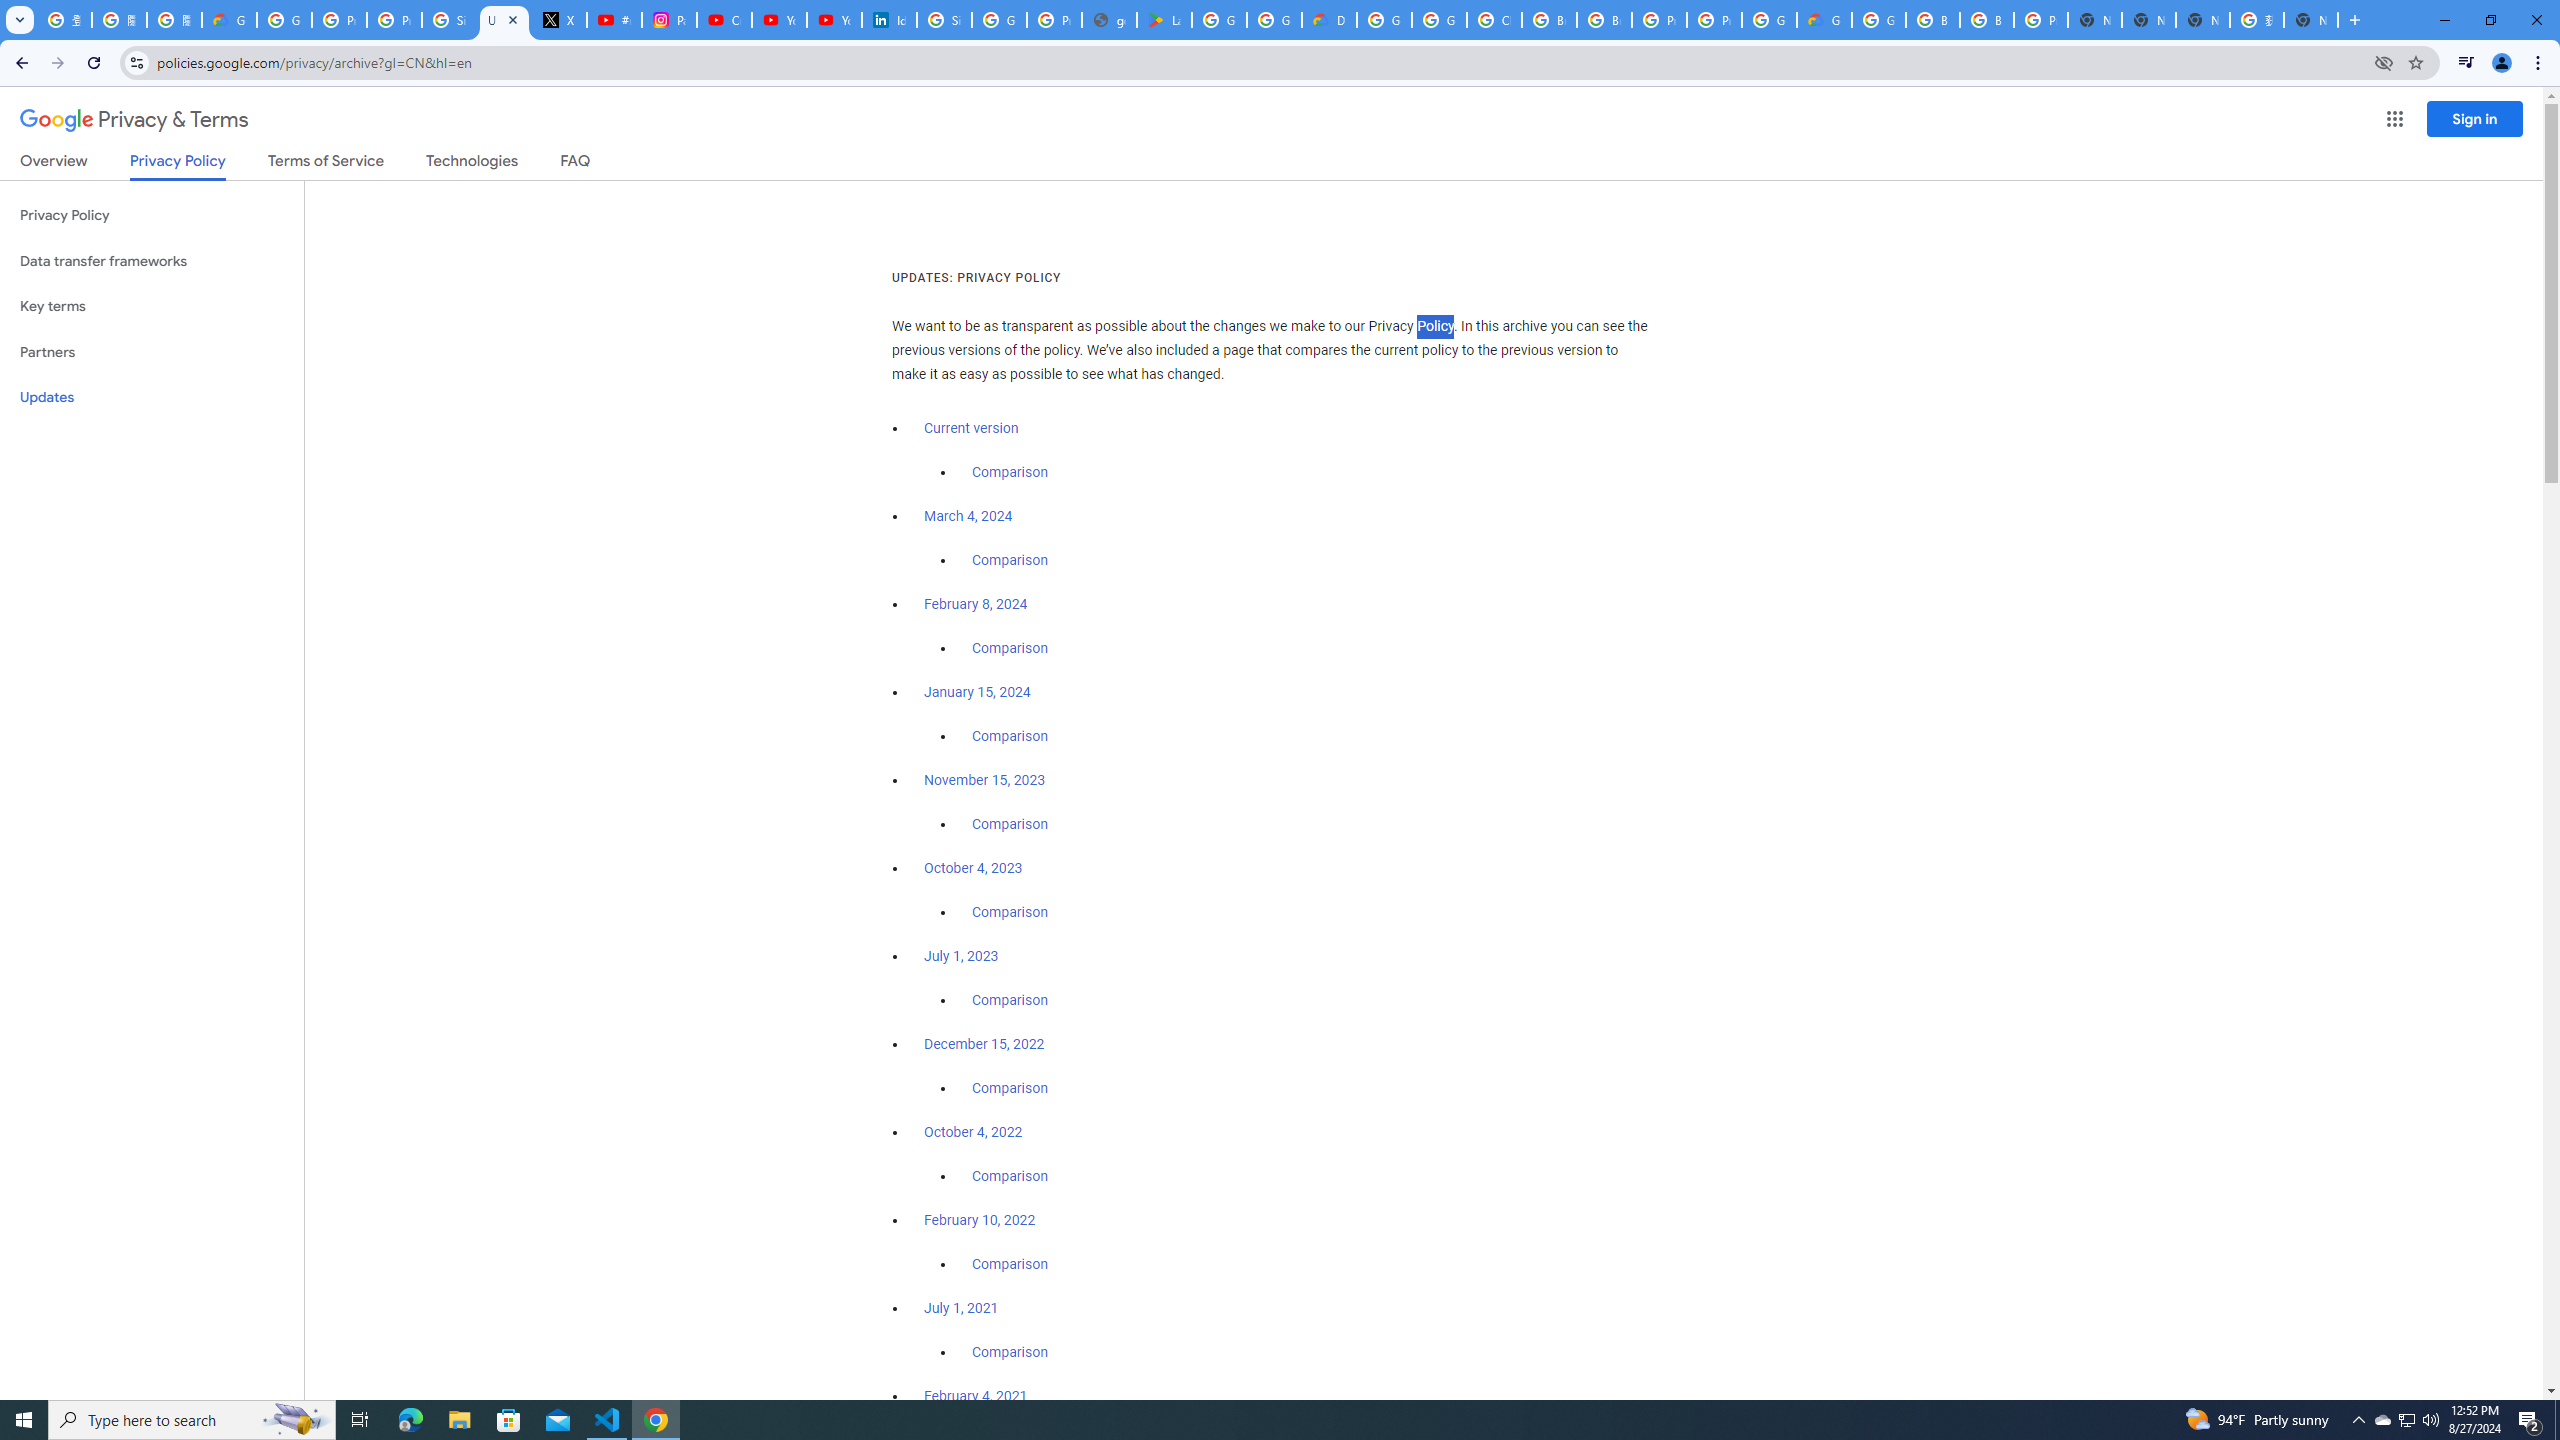 This screenshot has width=2560, height=1440. Describe the element at coordinates (1163, 19) in the screenshot. I see `'Last Shelter: Survival - Apps on Google Play'` at that location.